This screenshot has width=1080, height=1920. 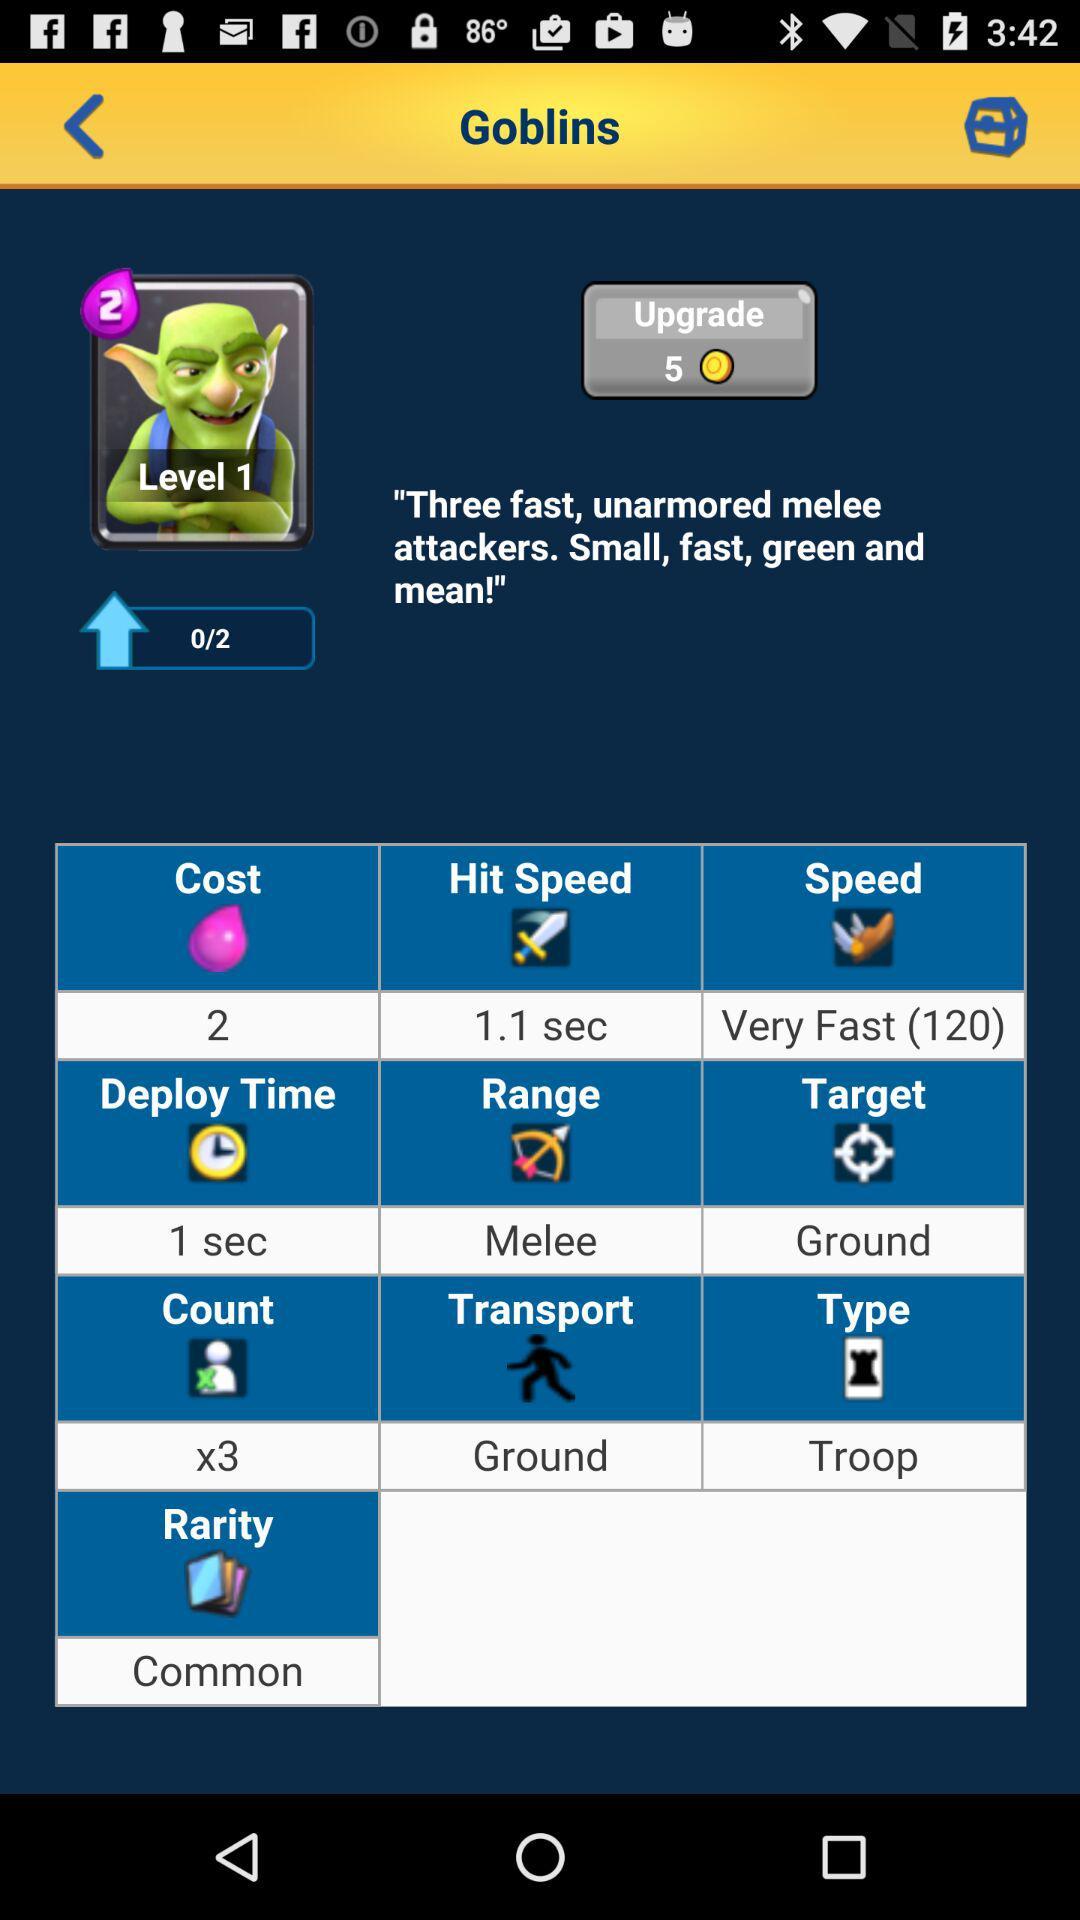 I want to click on content, so click(x=995, y=124).